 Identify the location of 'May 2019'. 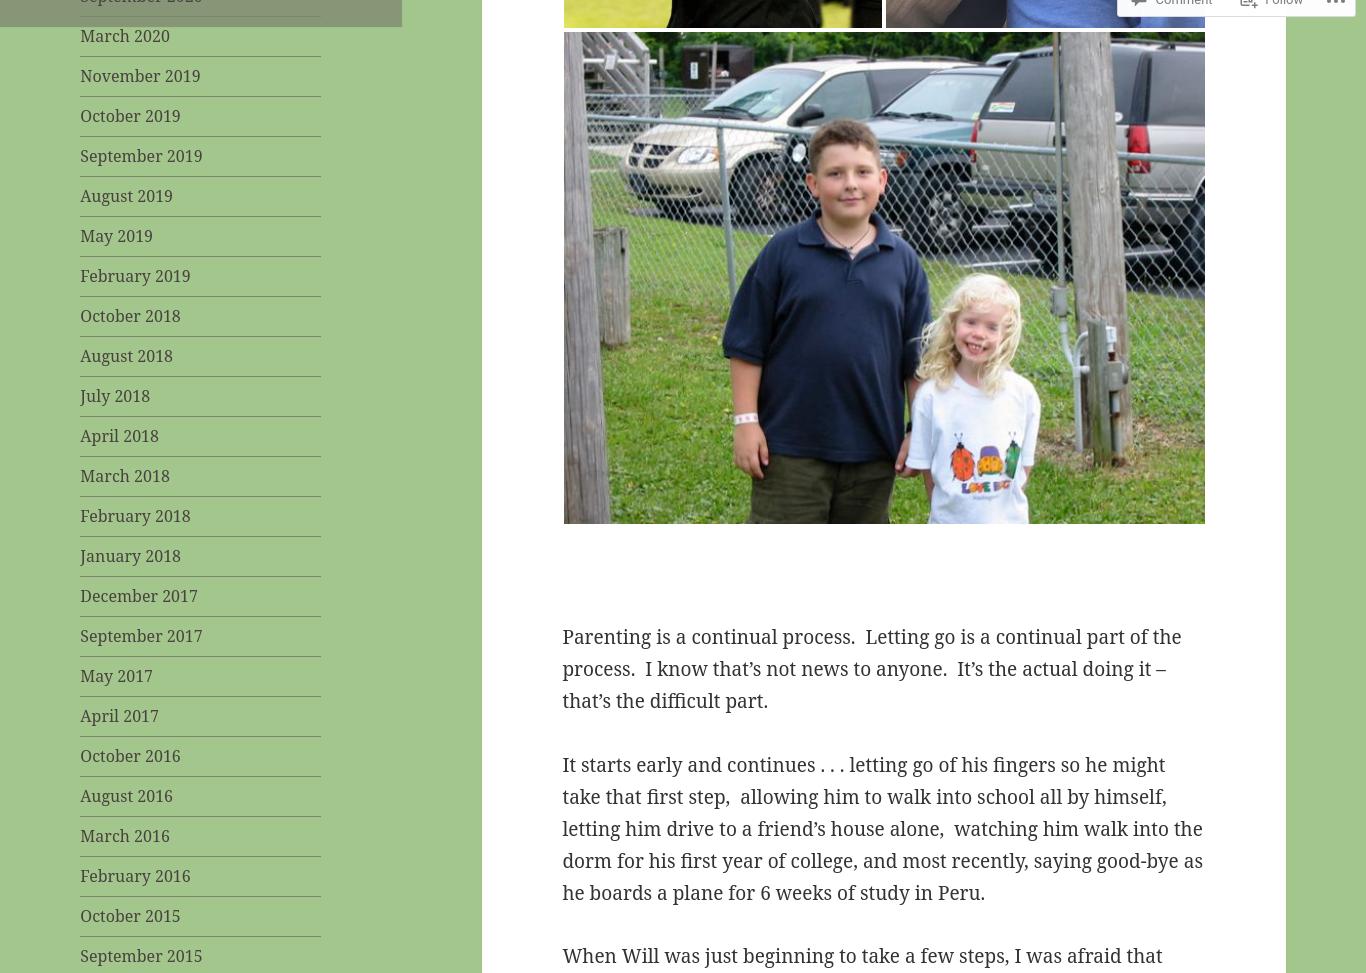
(115, 234).